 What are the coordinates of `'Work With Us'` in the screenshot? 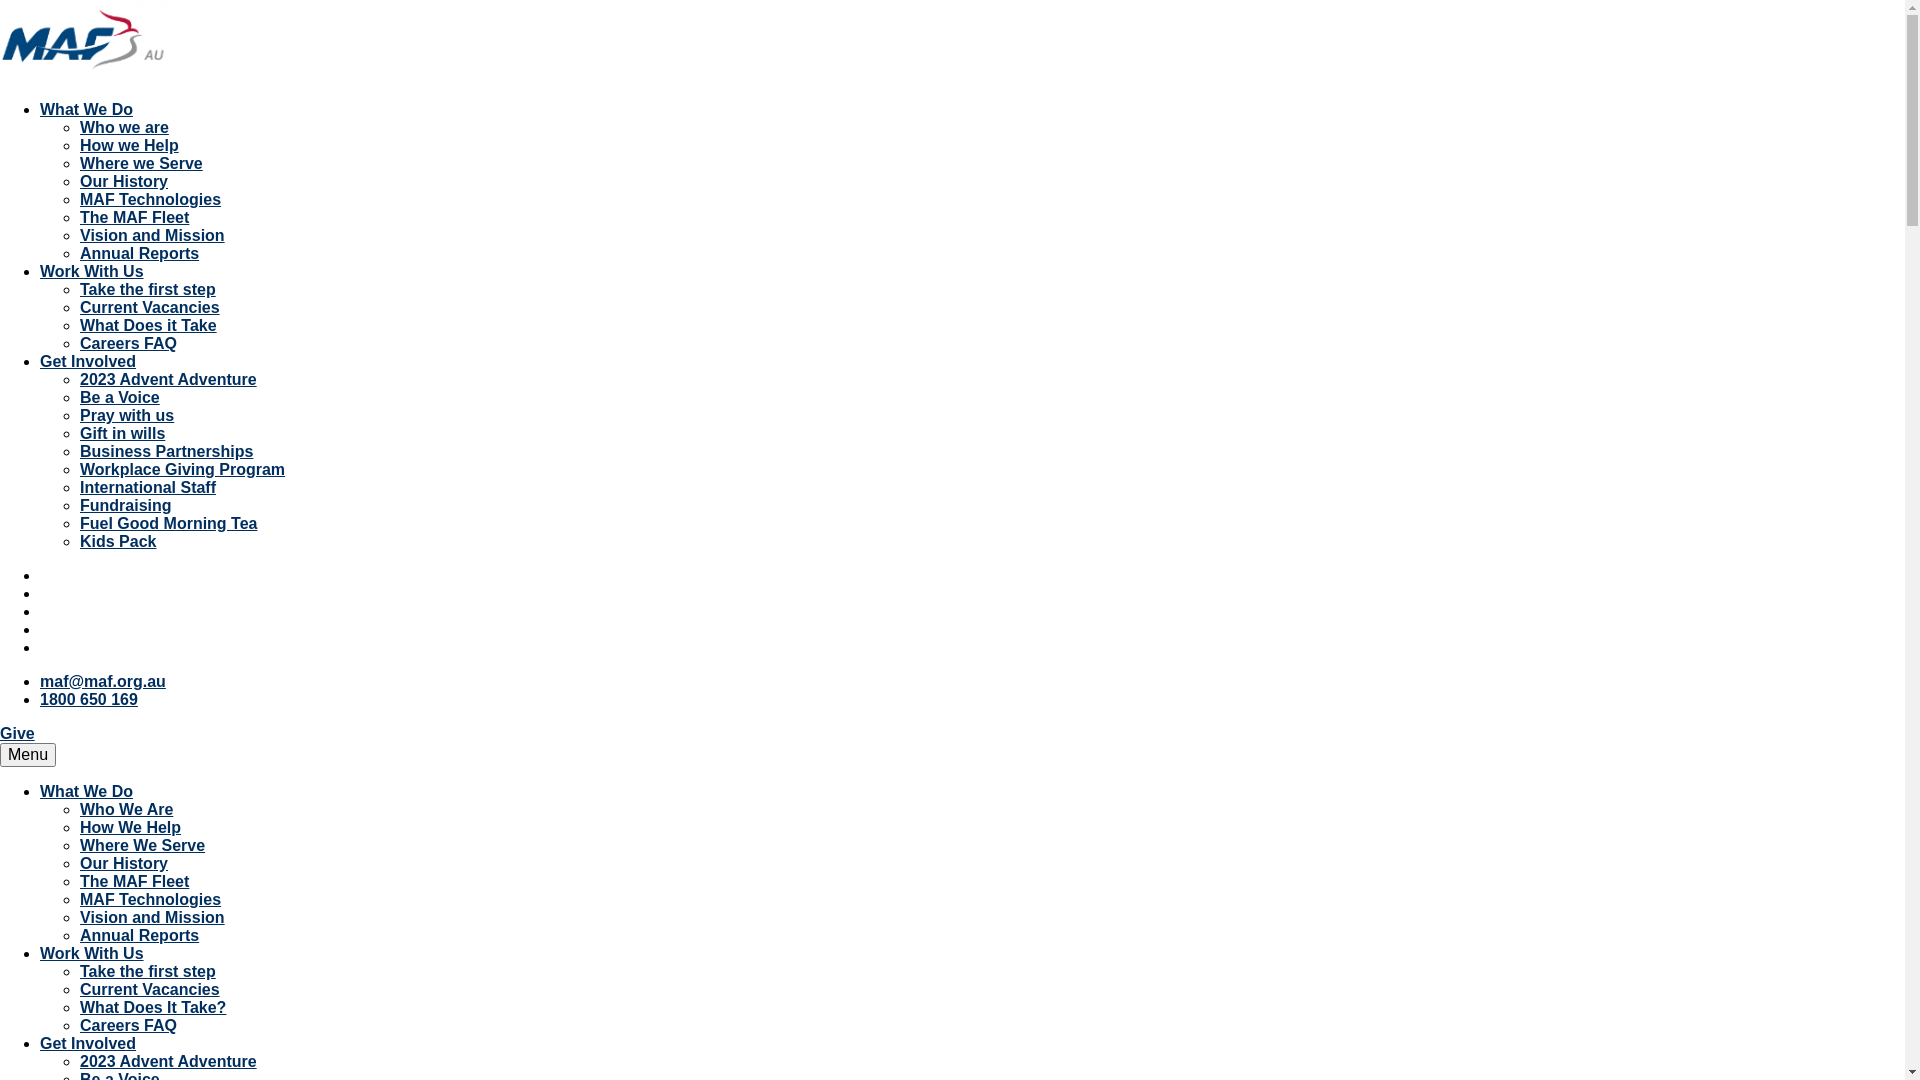 It's located at (90, 952).